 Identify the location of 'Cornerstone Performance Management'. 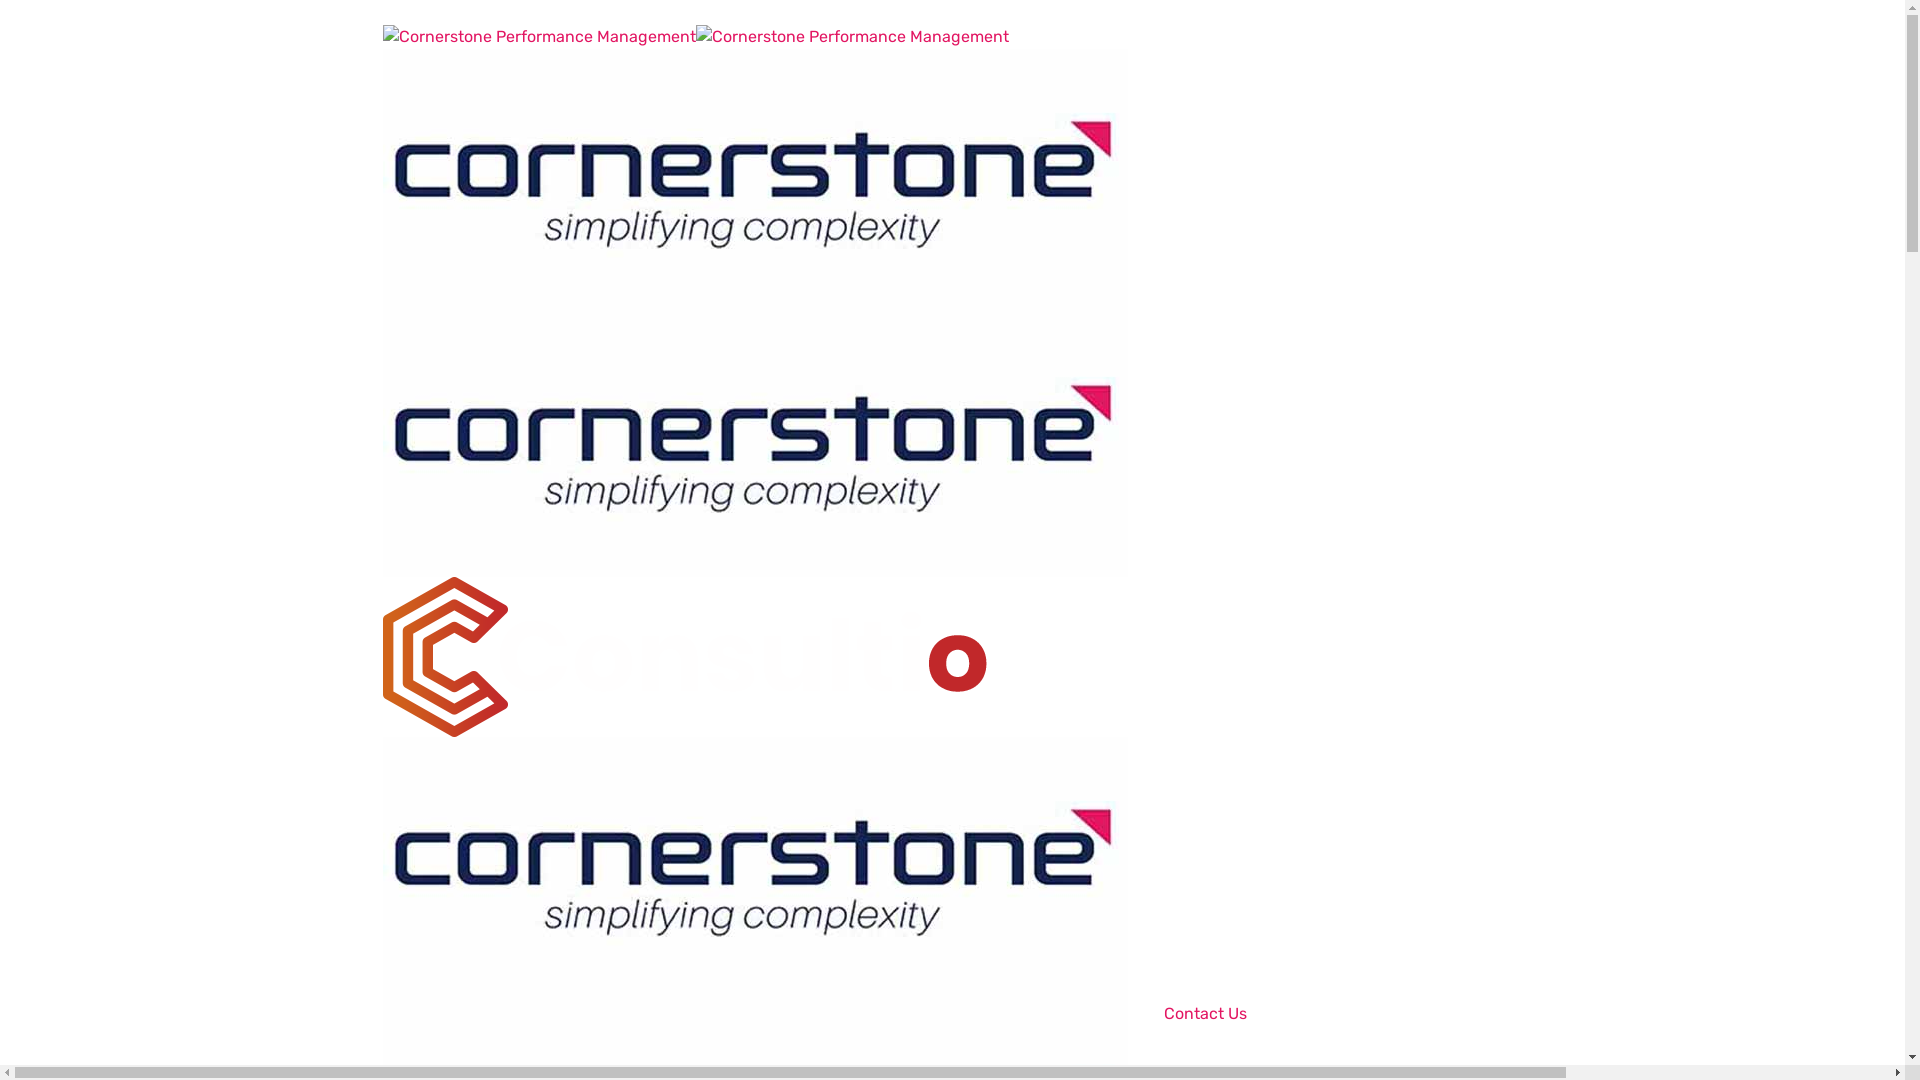
(753, 866).